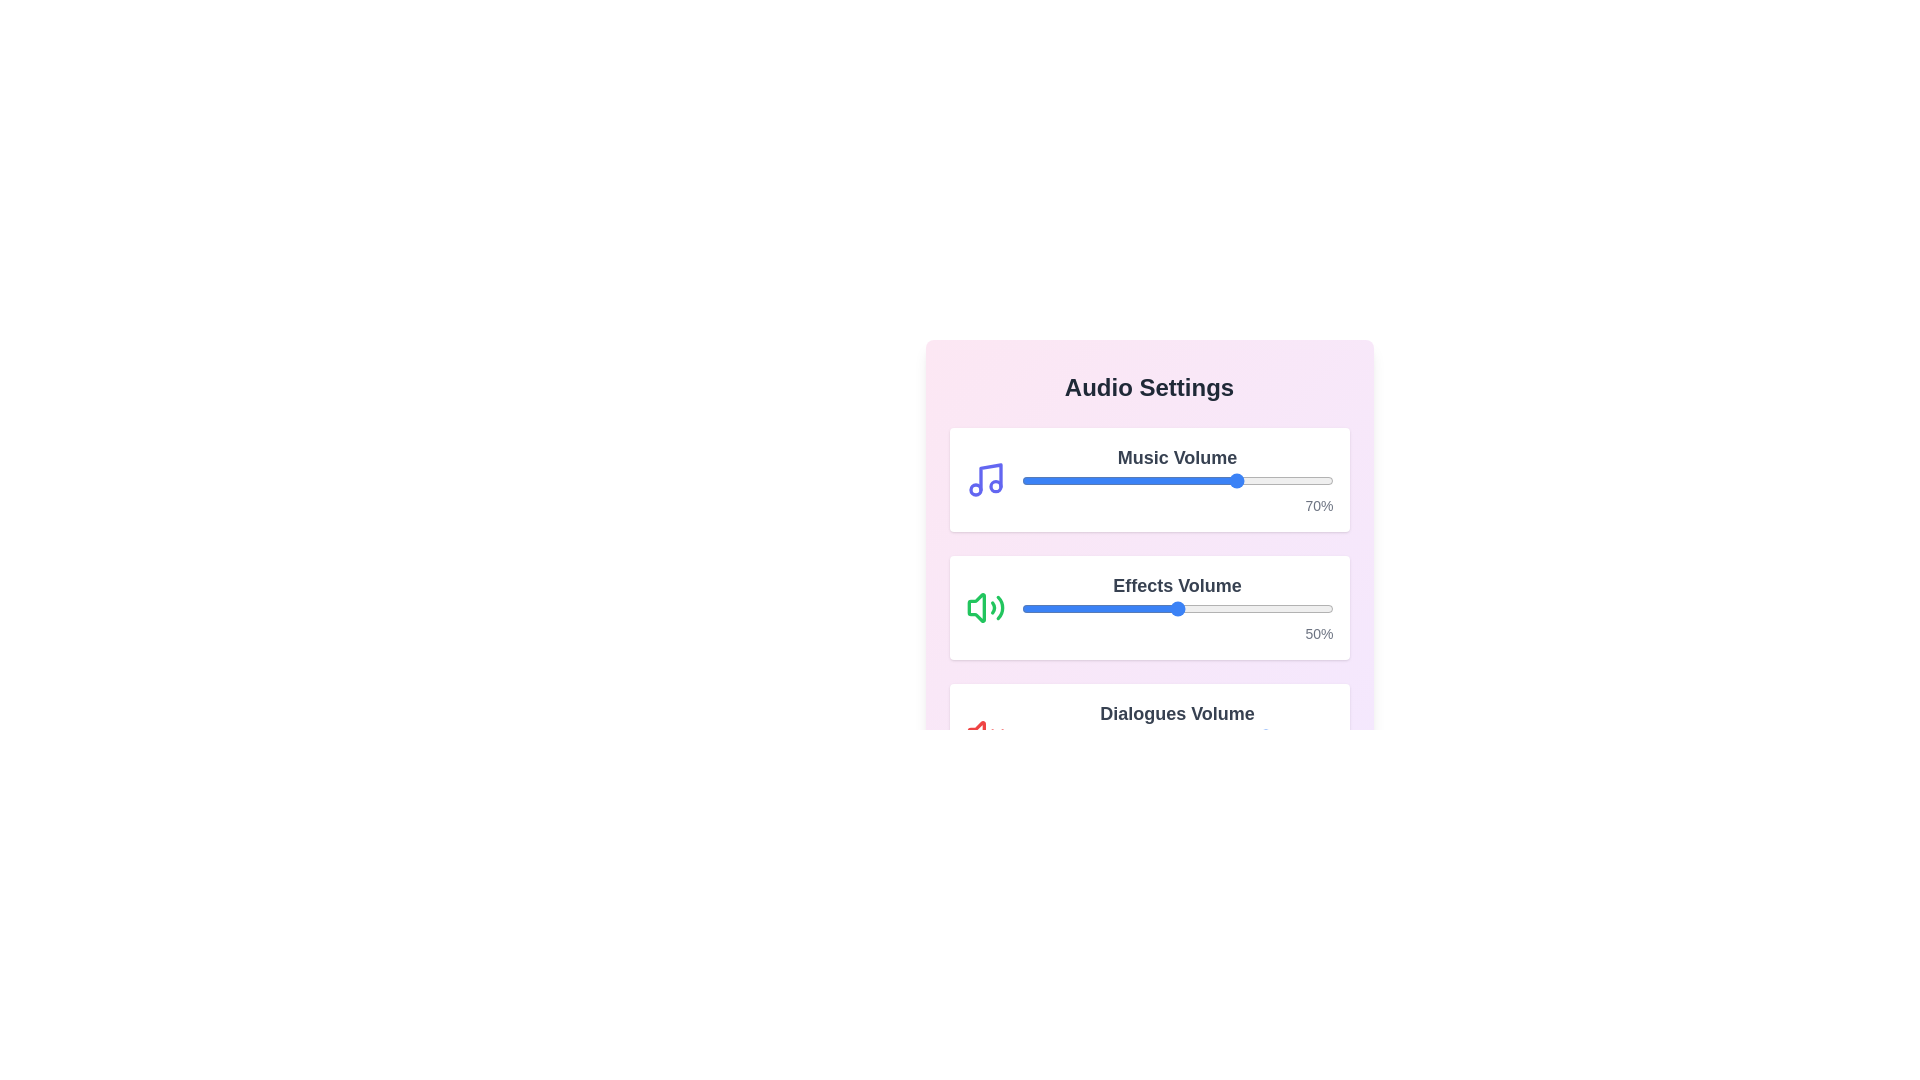 The width and height of the screenshot is (1920, 1080). What do you see at coordinates (1165, 736) in the screenshot?
I see `the Dialogues Volume slider to 46%` at bounding box center [1165, 736].